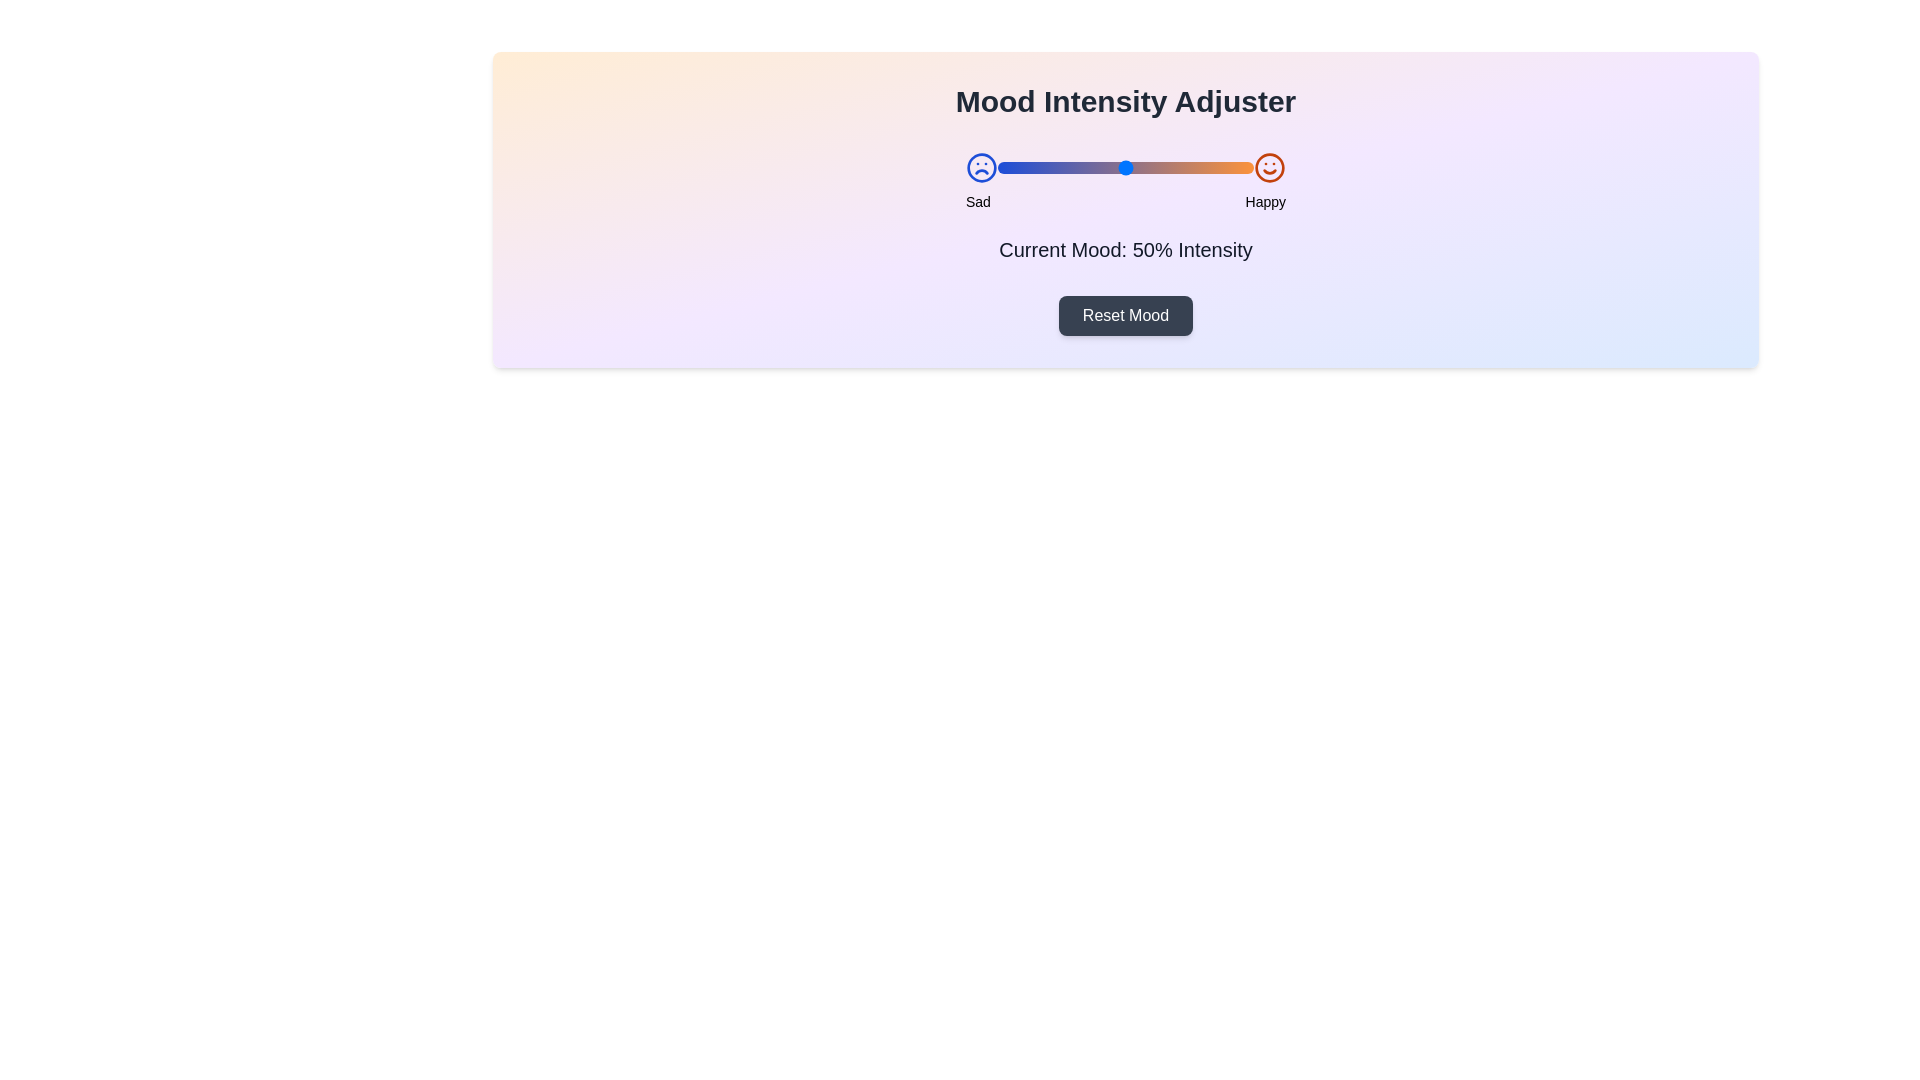  I want to click on the mood slider to 60% intensity, so click(1151, 167).